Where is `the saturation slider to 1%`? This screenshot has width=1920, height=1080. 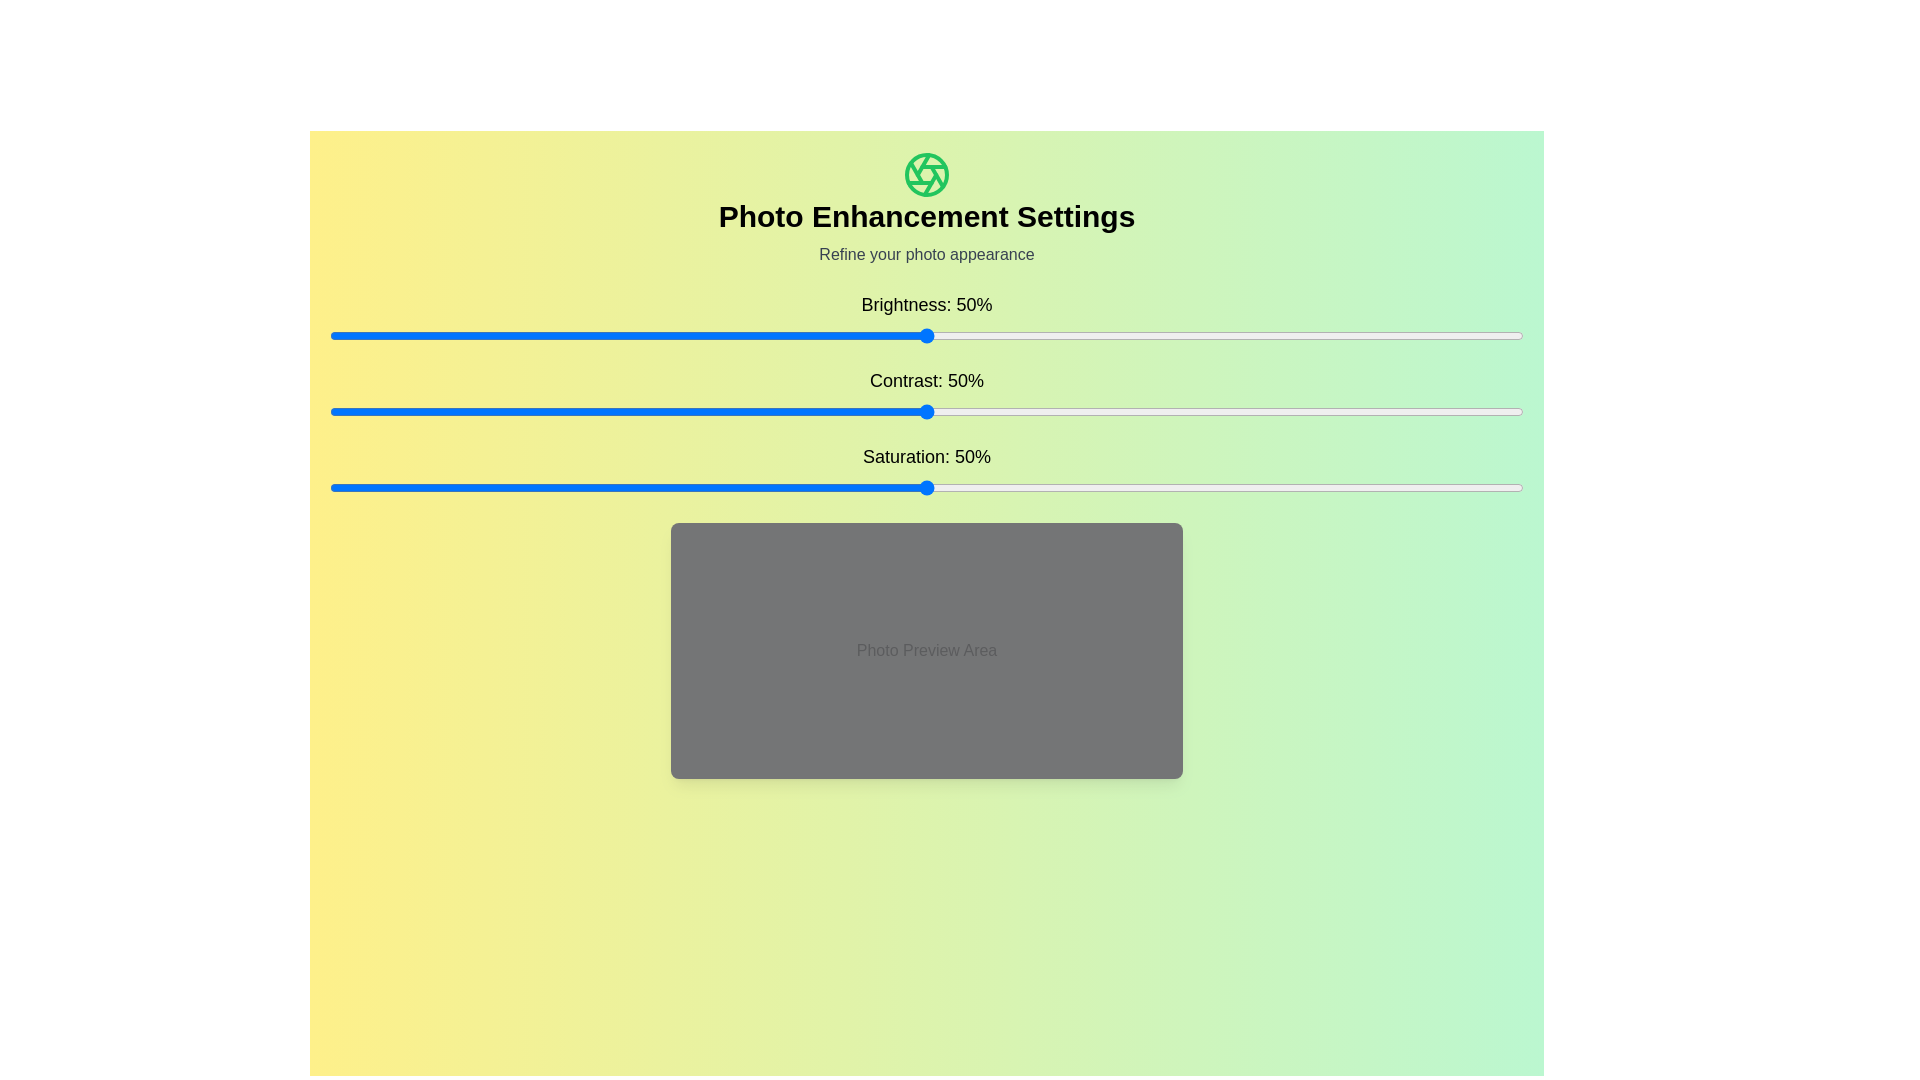
the saturation slider to 1% is located at coordinates (341, 488).